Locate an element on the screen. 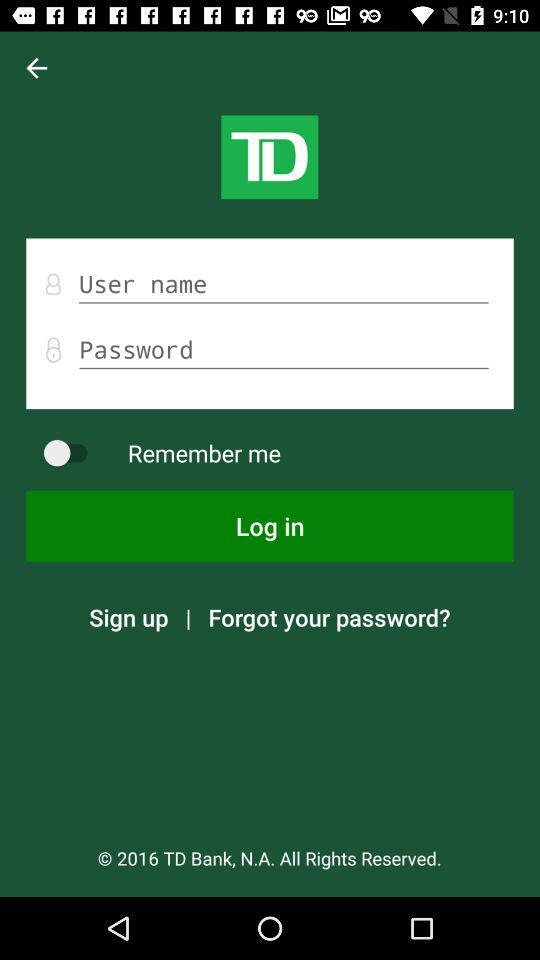  item to the left of the | is located at coordinates (128, 616).